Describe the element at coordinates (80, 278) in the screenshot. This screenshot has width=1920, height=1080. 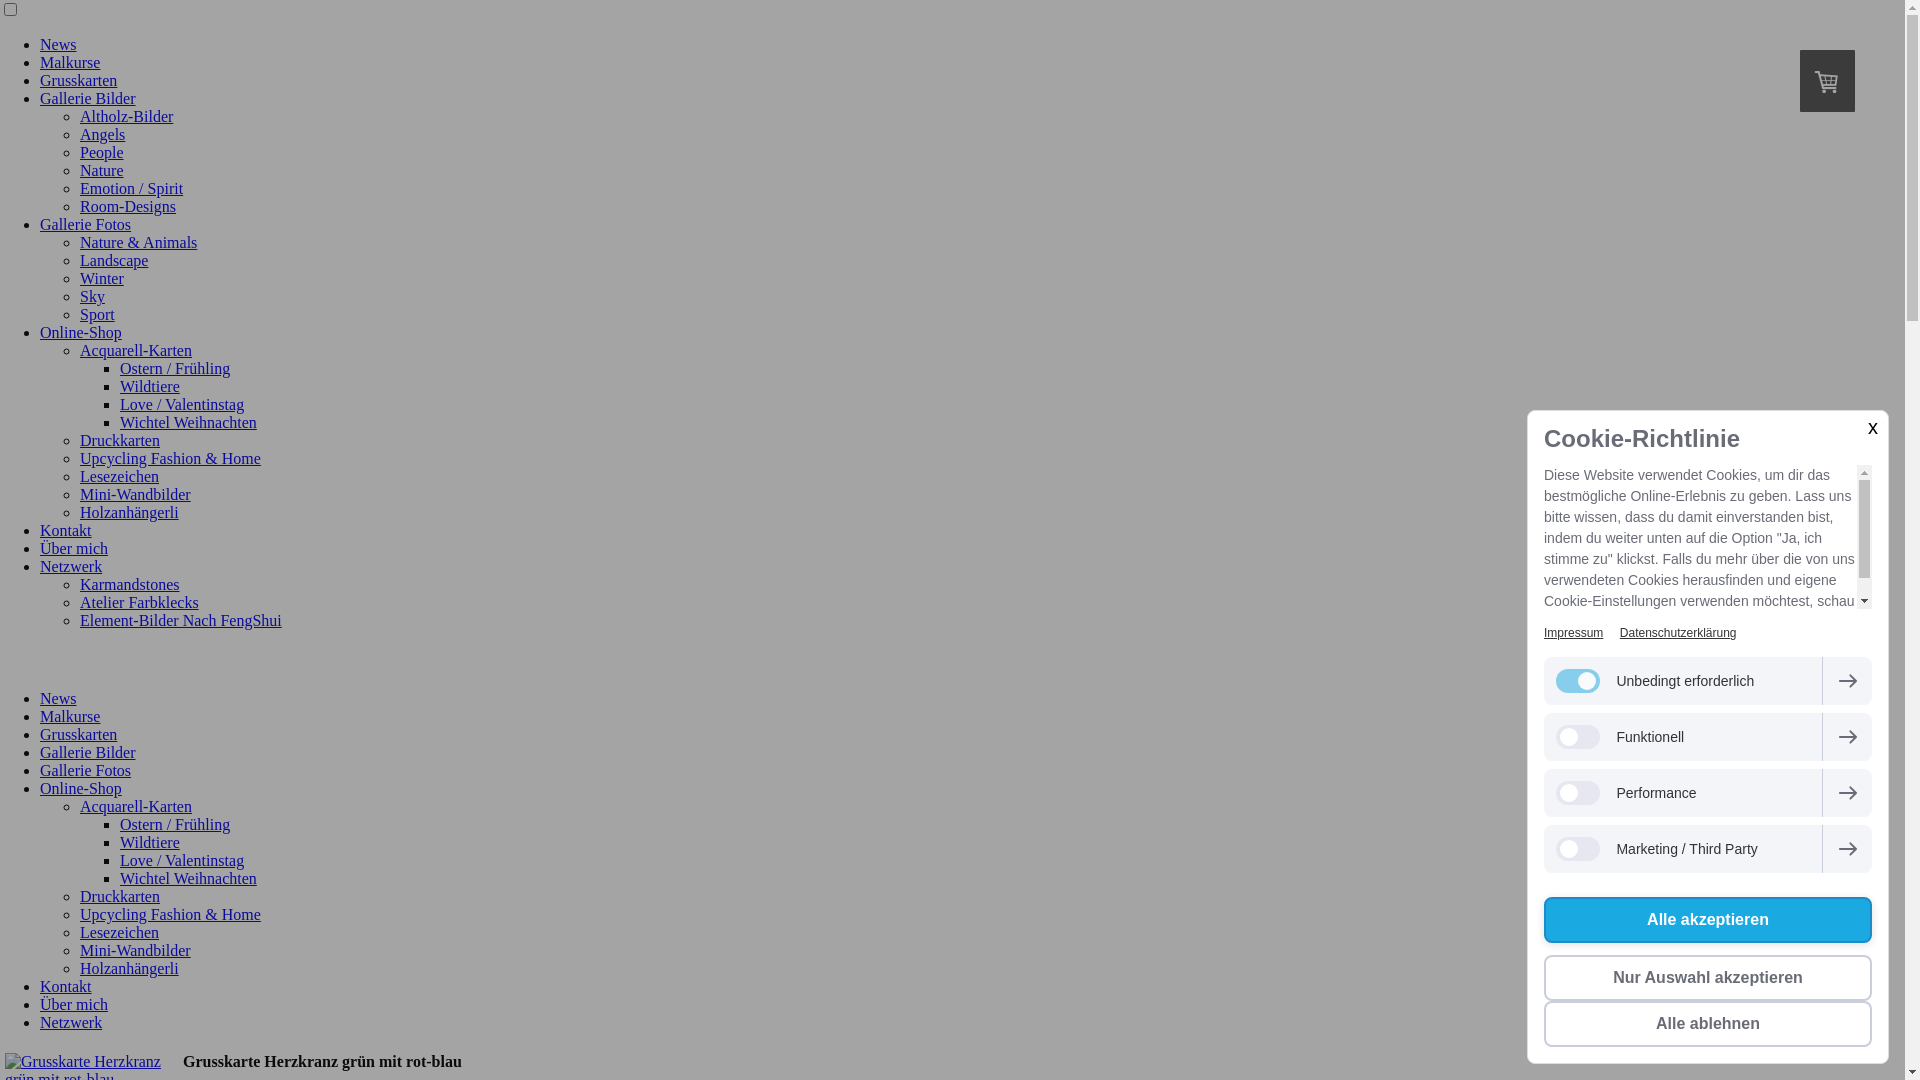
I see `'Winter'` at that location.